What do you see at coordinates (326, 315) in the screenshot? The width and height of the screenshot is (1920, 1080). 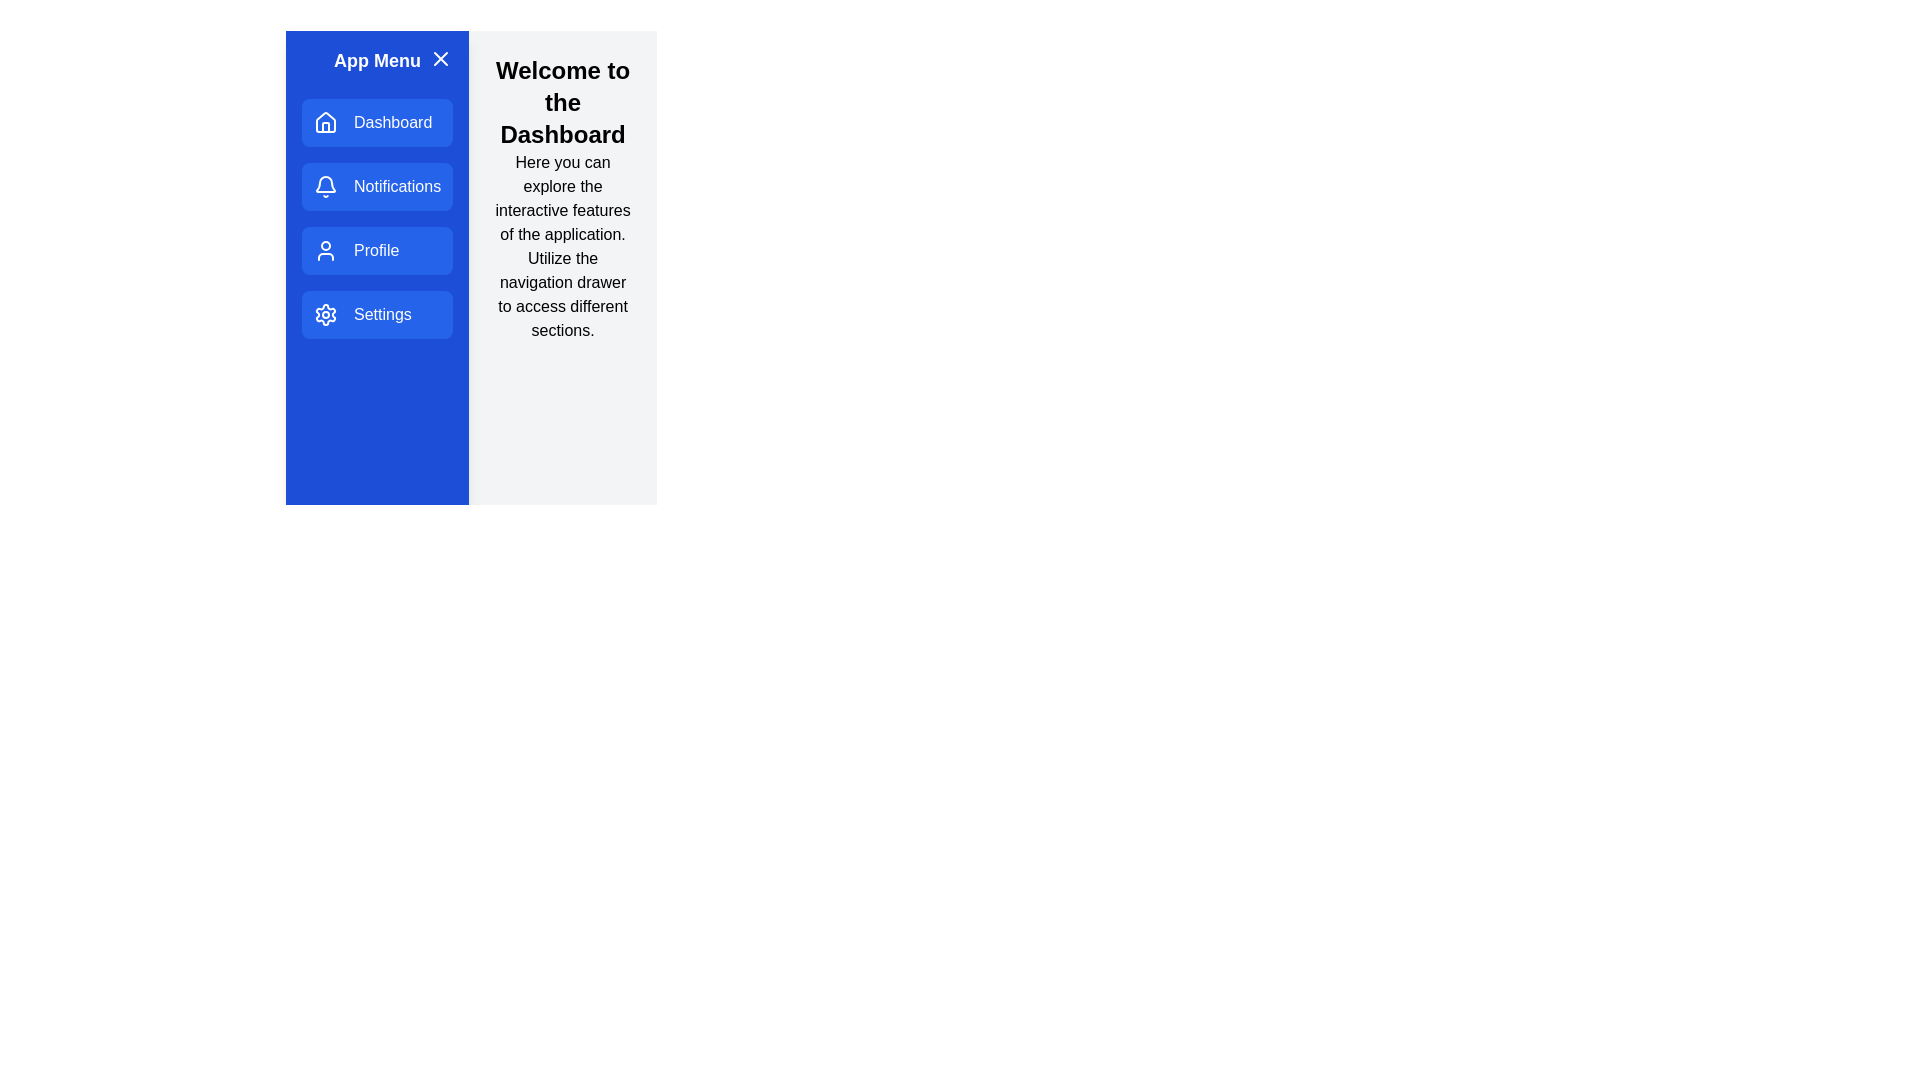 I see `the gear-shaped icon representing settings, which is located within the blue rectangular button labeled 'Settings' at the bottom of the vertical list of options` at bounding box center [326, 315].